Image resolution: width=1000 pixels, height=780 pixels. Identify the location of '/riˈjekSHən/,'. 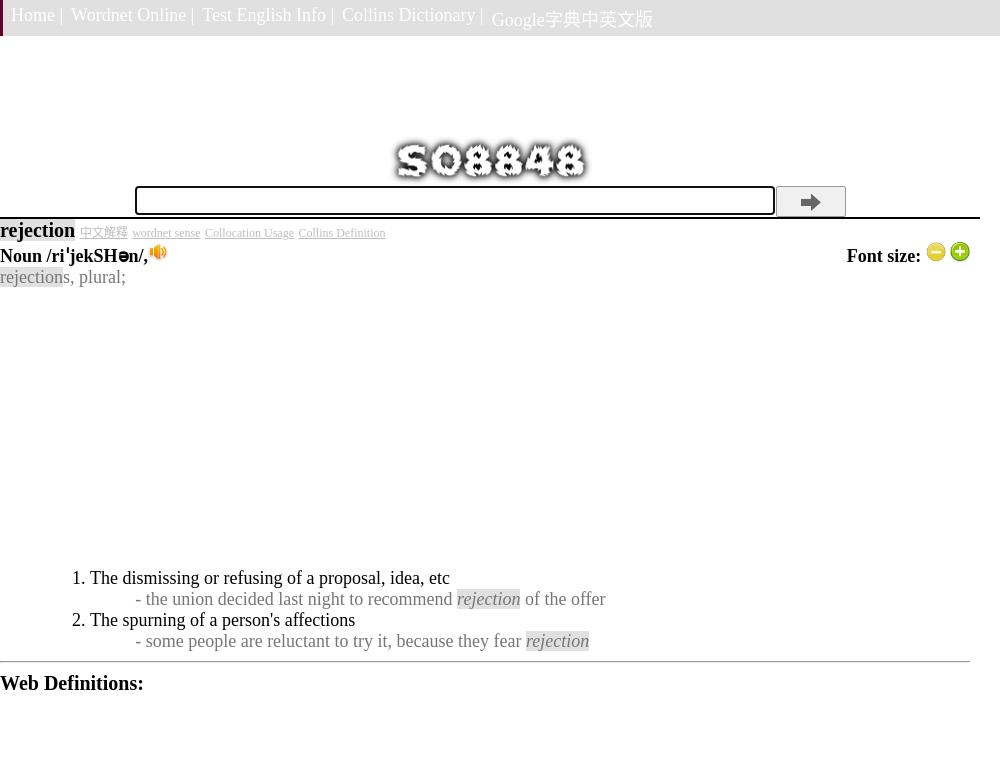
(96, 255).